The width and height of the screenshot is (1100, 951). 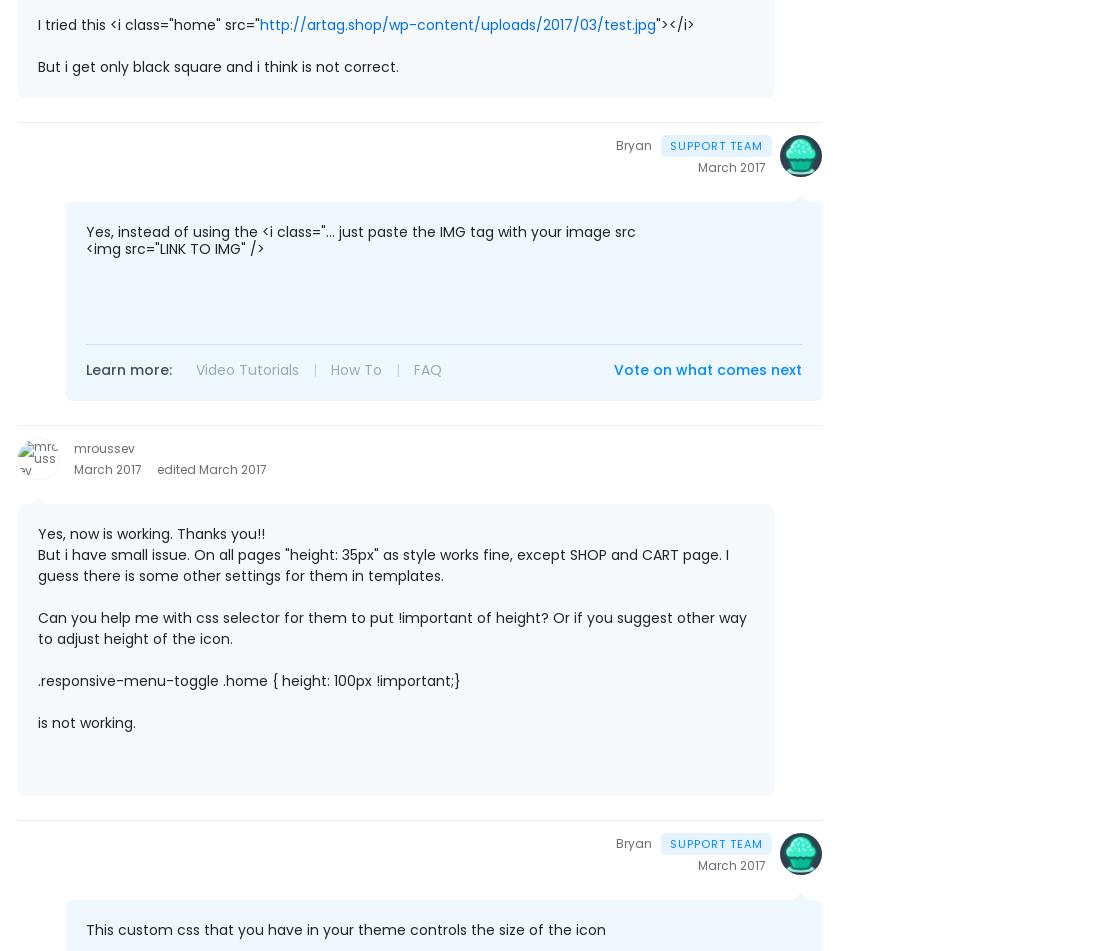 What do you see at coordinates (427, 370) in the screenshot?
I see `'FAQ'` at bounding box center [427, 370].